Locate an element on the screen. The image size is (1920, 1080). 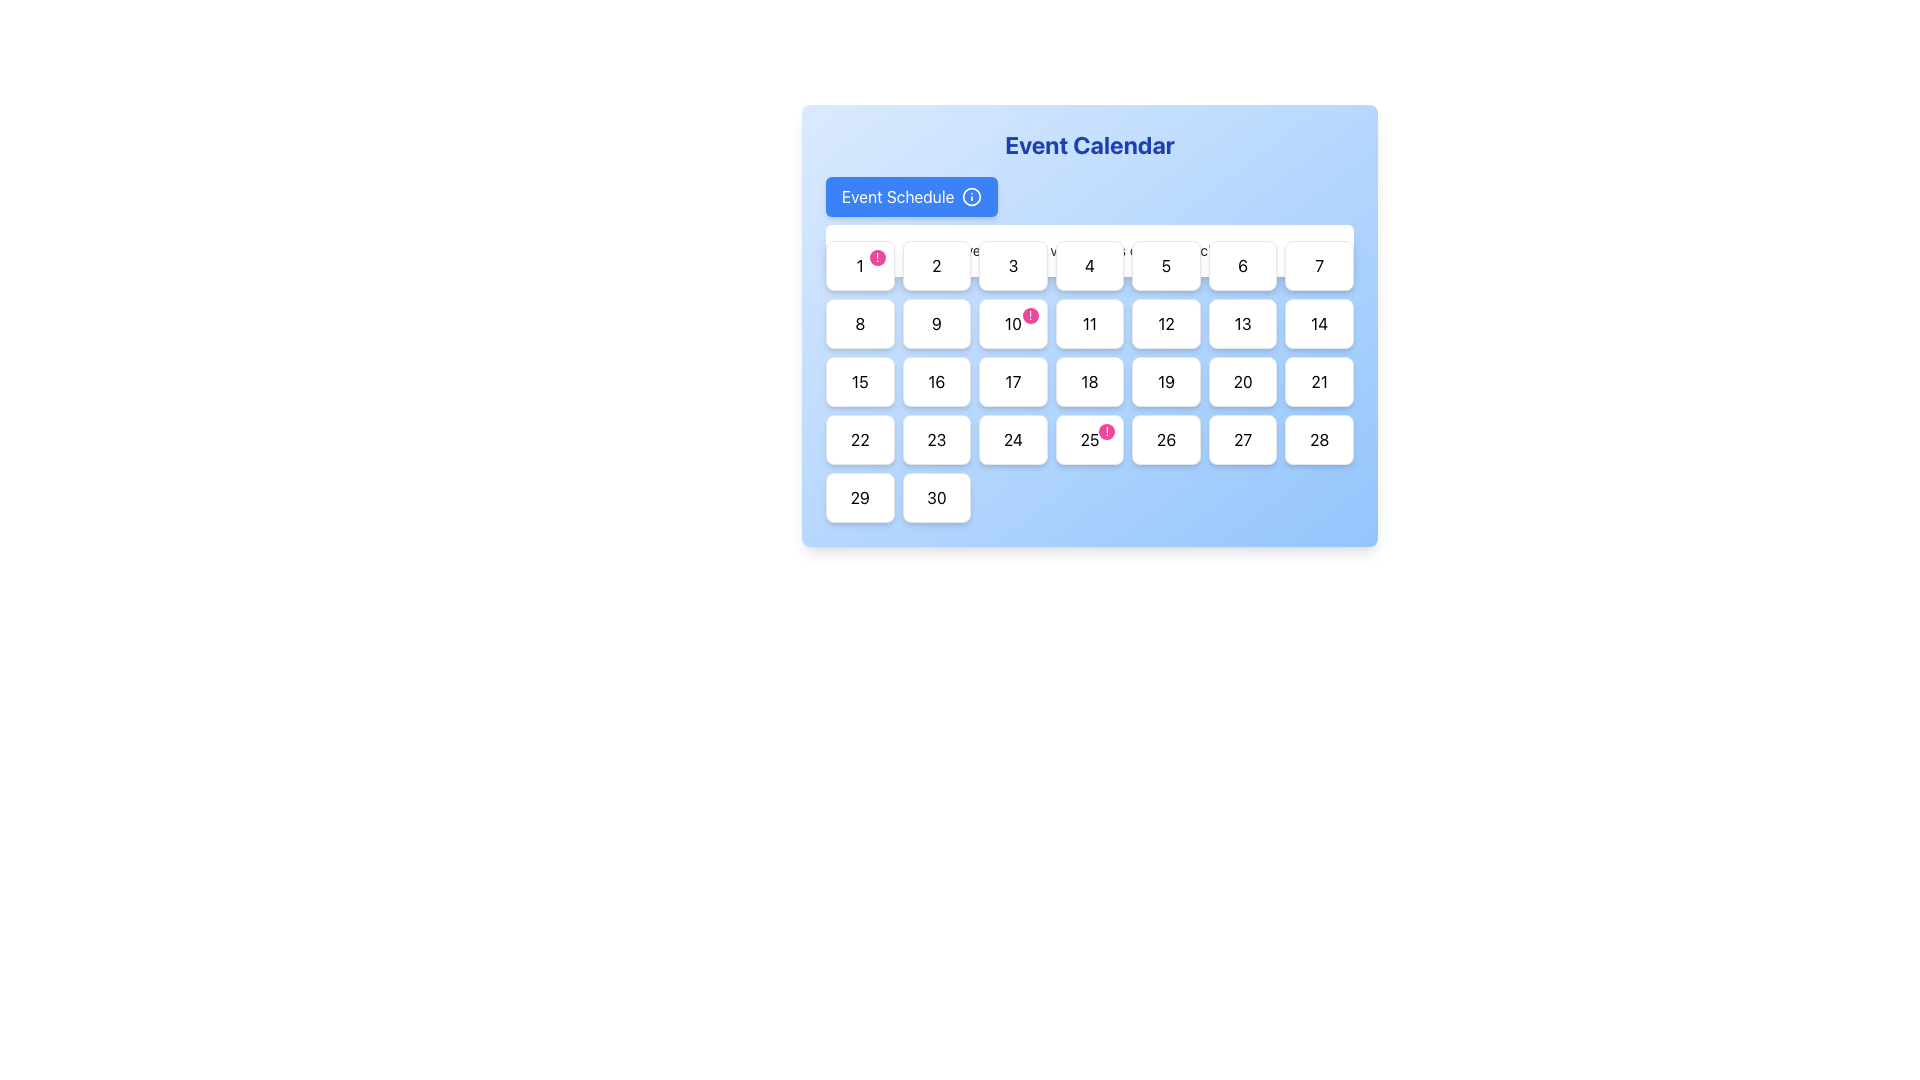
the button displaying the number '2' in a grid-like calendar layout is located at coordinates (935, 265).